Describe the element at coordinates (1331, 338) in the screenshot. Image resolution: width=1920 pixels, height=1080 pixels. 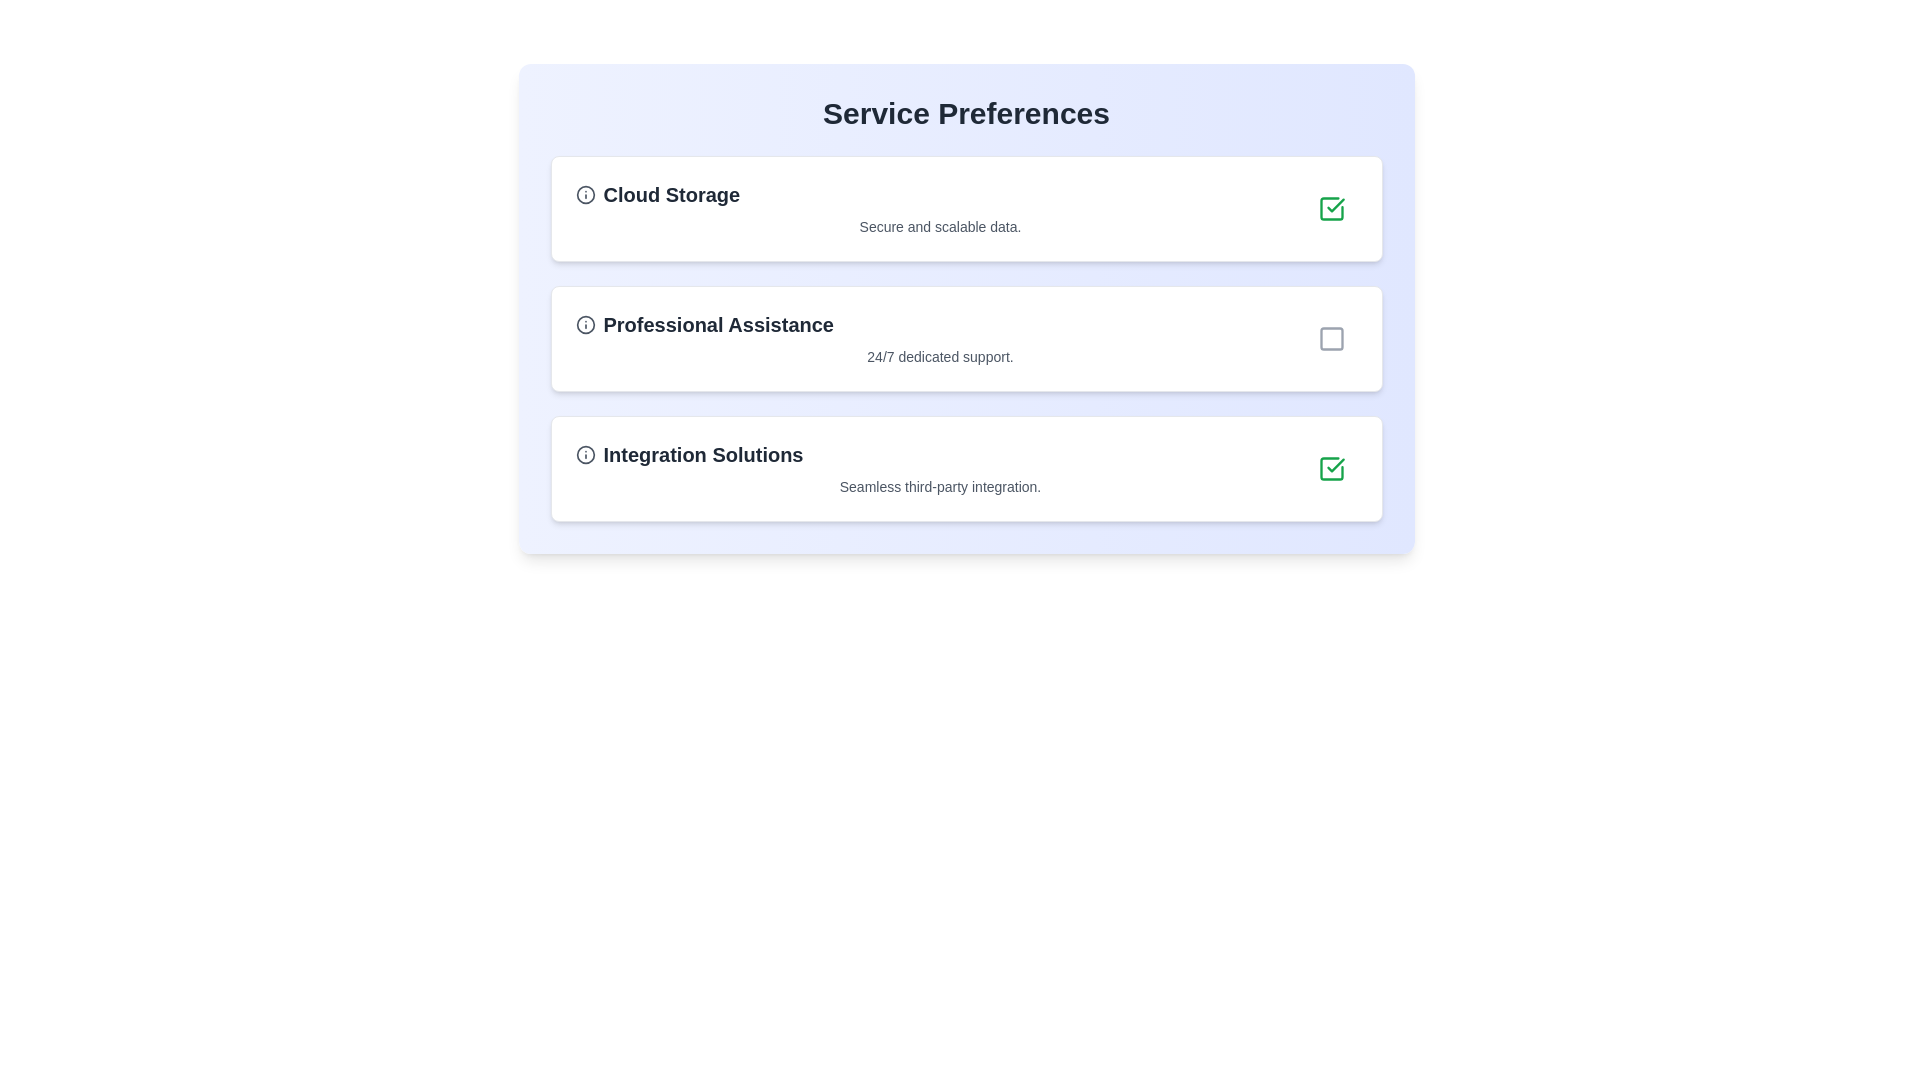
I see `the rounded square button with a gray border located to the right of the text 'Professional Assistance' in the second row of the 'Service Preferences' section` at that location.